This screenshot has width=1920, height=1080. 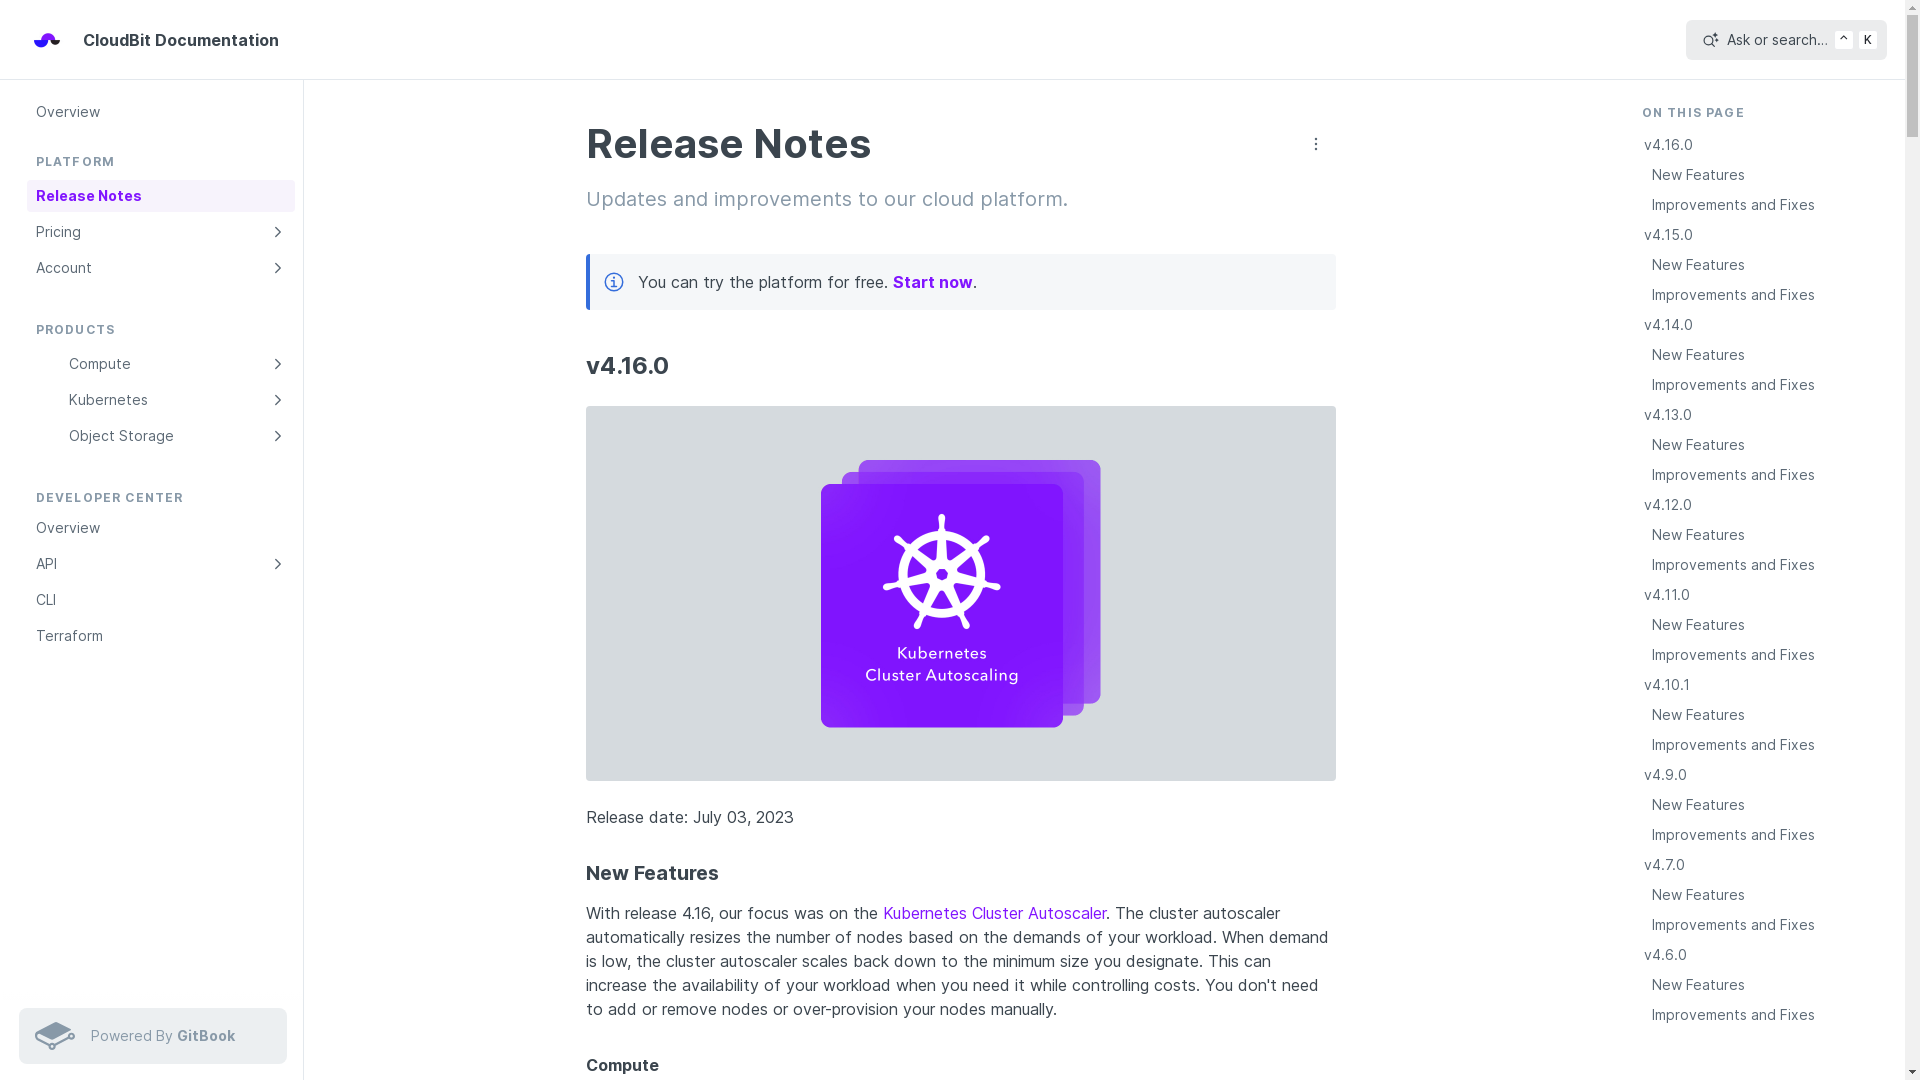 I want to click on 'Overview', so click(x=158, y=527).